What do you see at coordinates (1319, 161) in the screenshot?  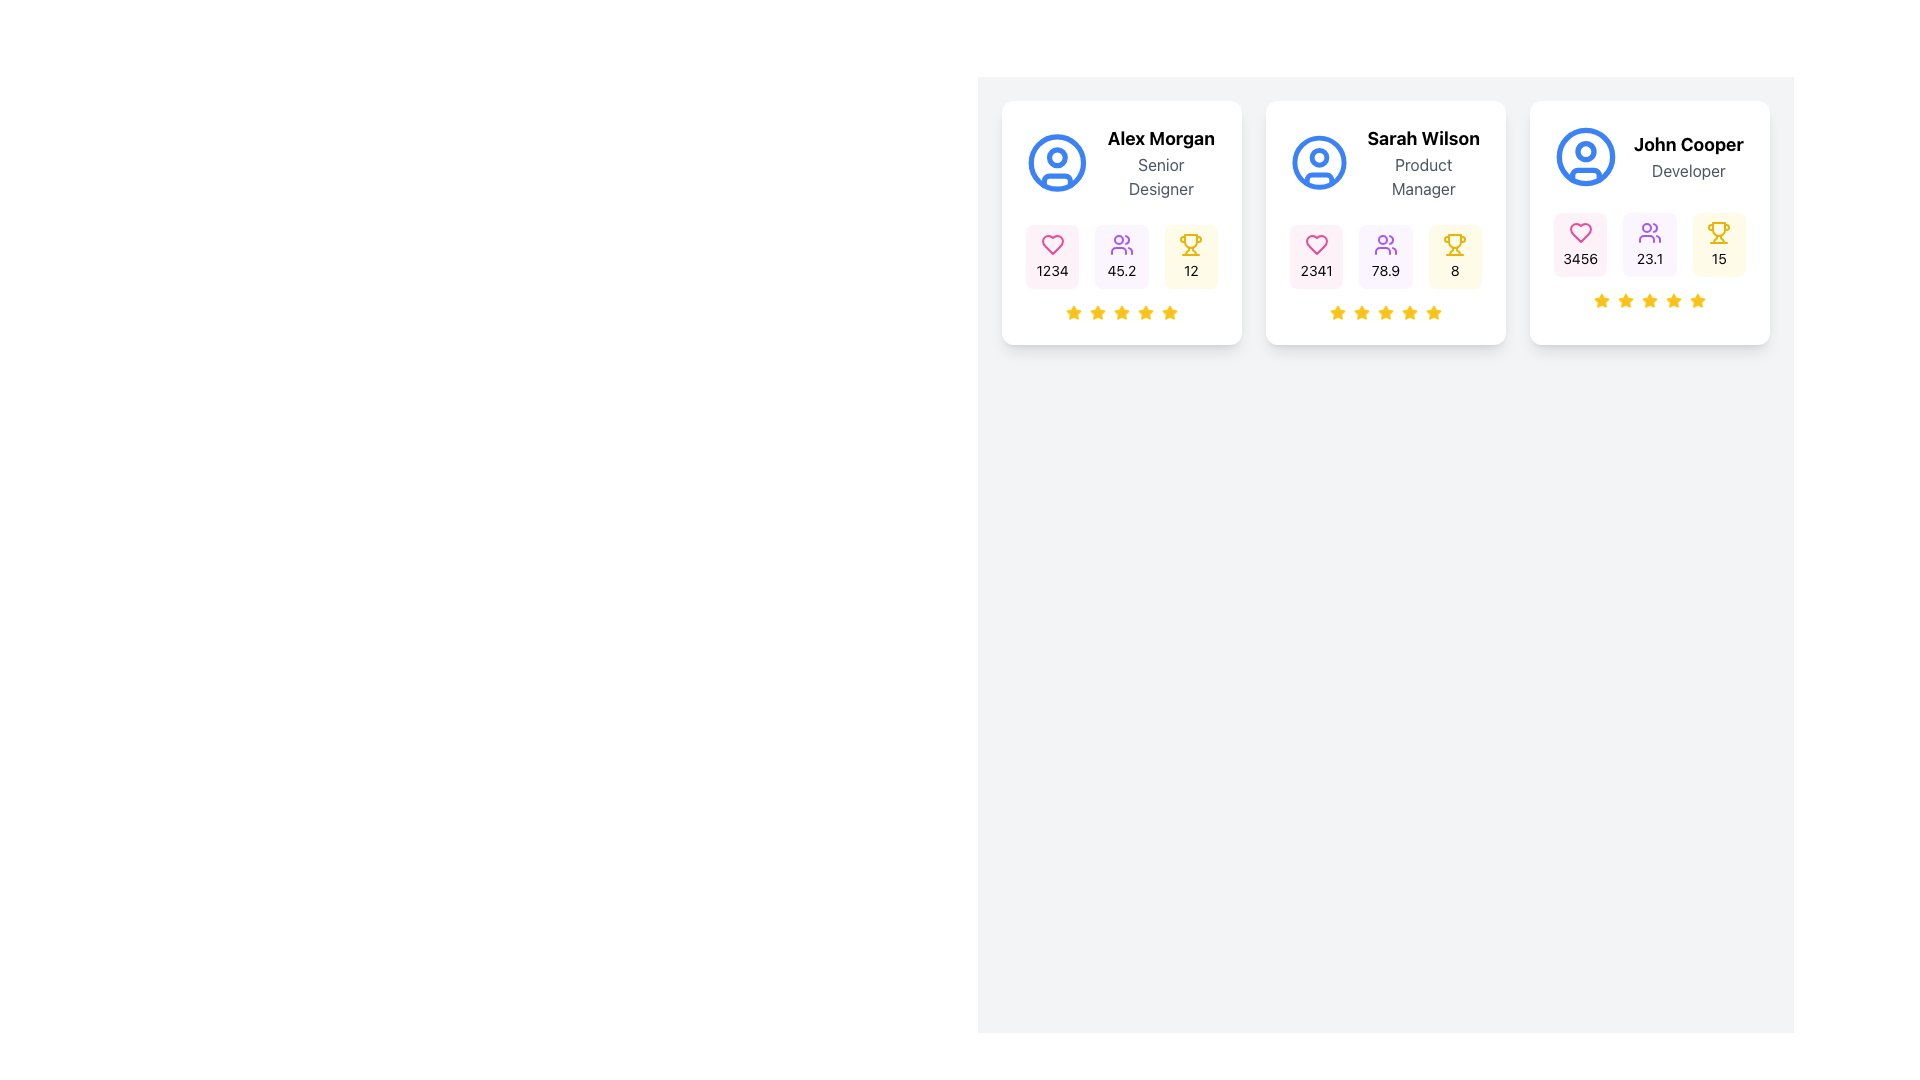 I see `the circular user icon with a blue stroke located in the profile card for 'Sarah Wilson', which is situated above the text 'Sarah Wilson' and 'Product Manager'` at bounding box center [1319, 161].